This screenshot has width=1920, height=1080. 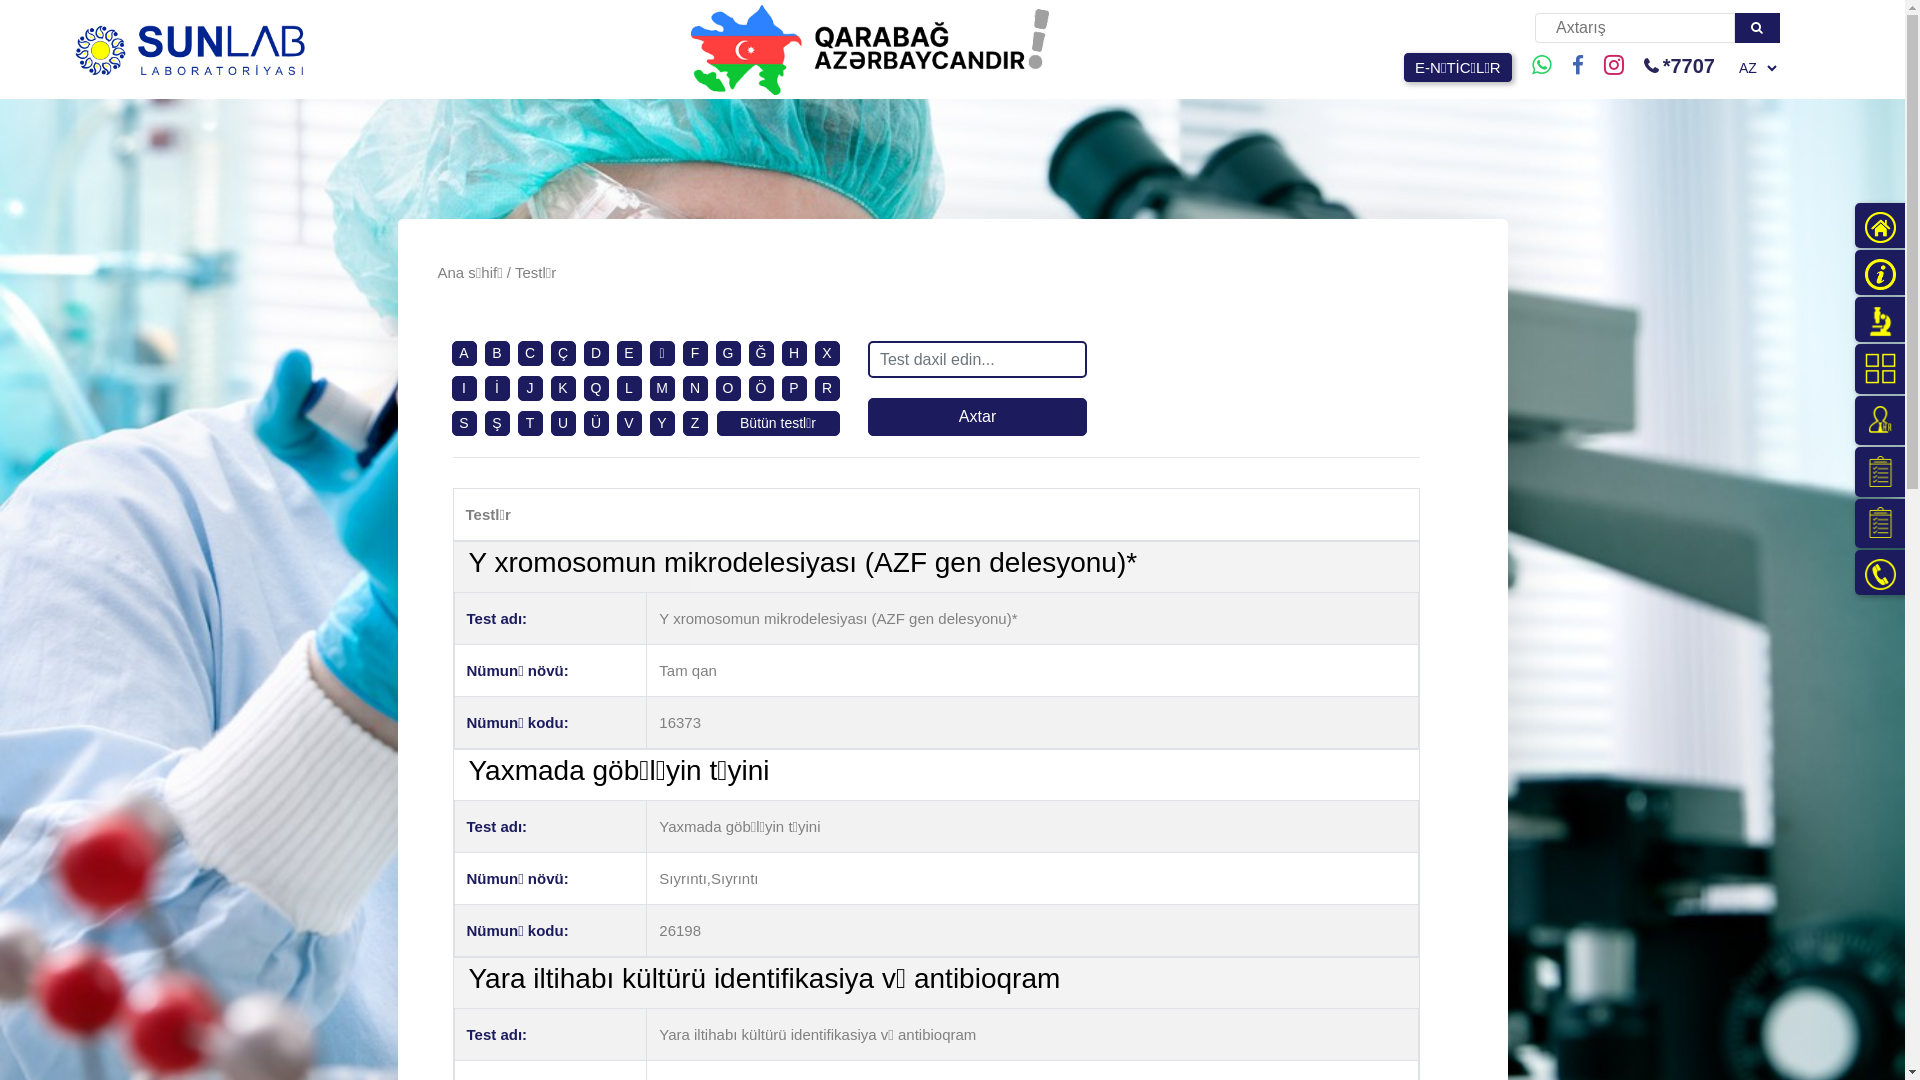 I want to click on 'U', so click(x=561, y=422).